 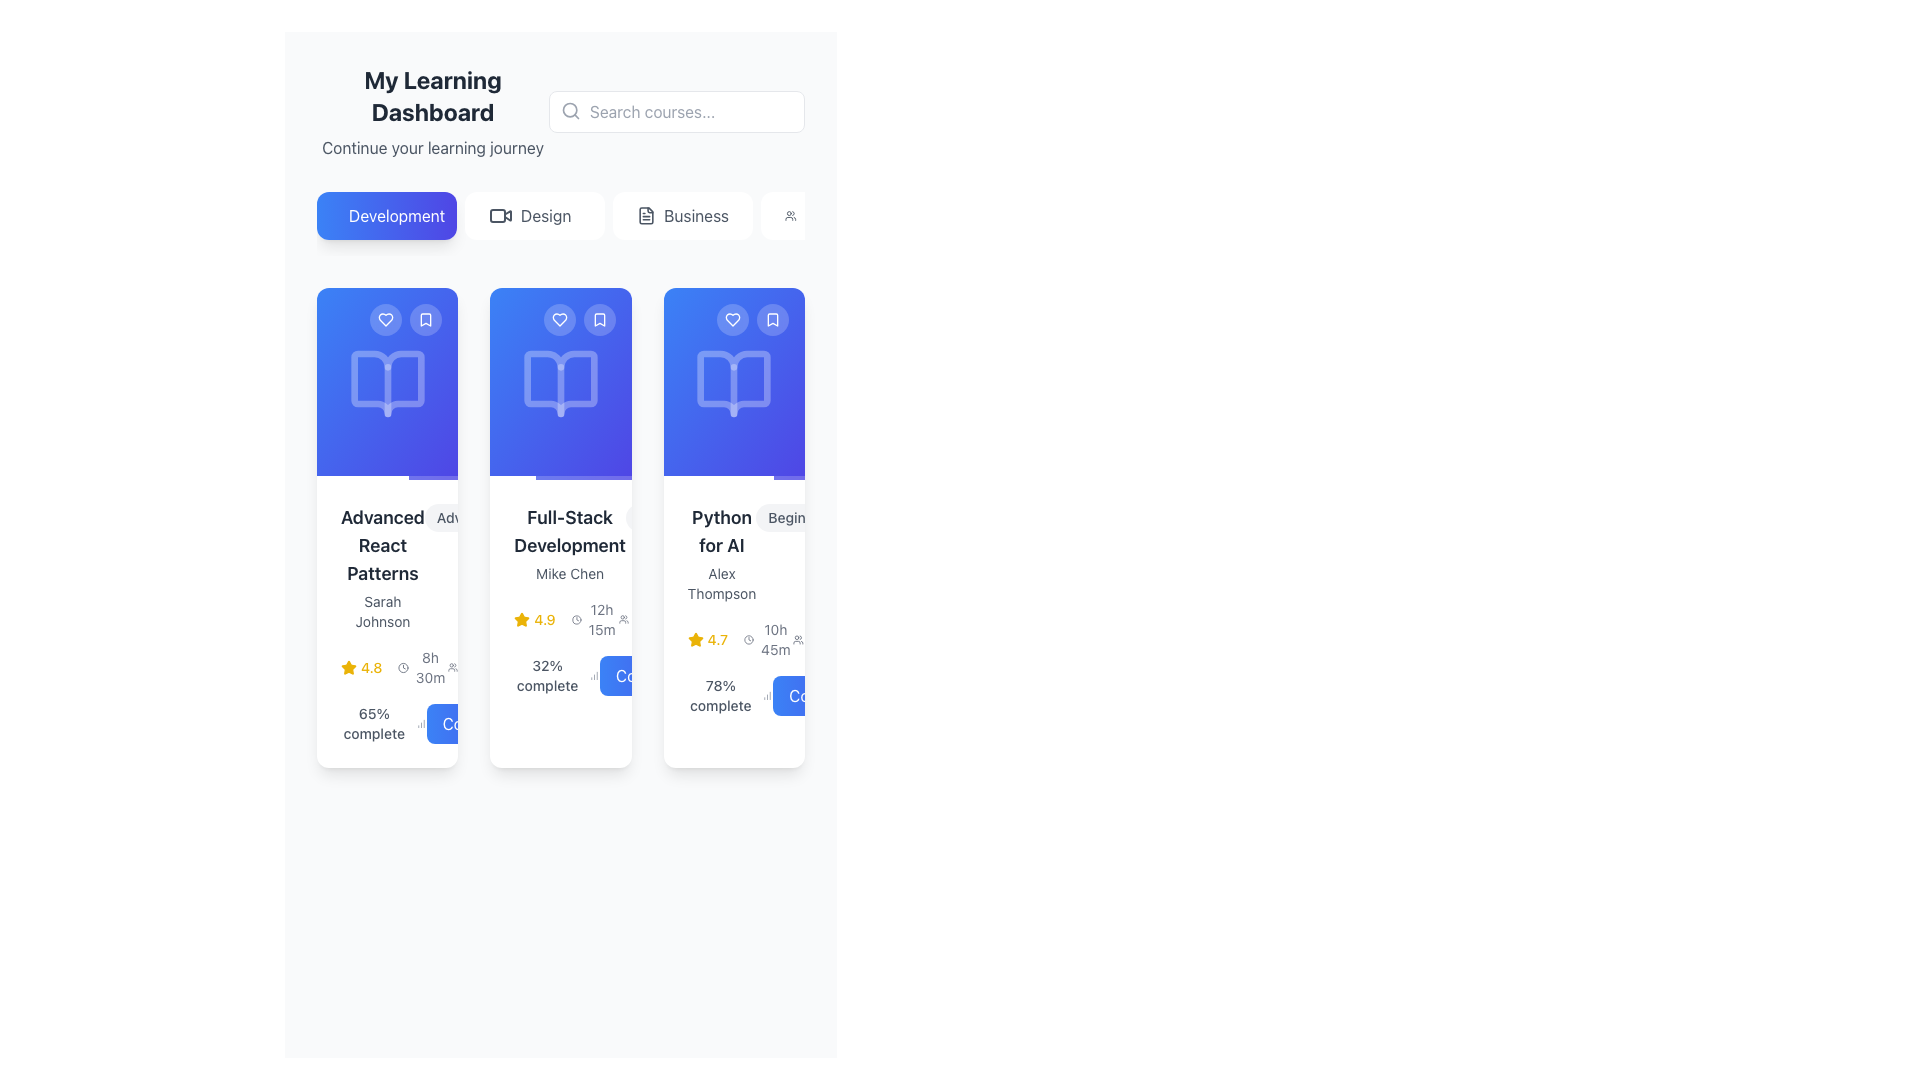 What do you see at coordinates (695, 639) in the screenshot?
I see `the first rating star icon representing a five-pointed star for the course 'Python for AI' to interact with the rating system` at bounding box center [695, 639].